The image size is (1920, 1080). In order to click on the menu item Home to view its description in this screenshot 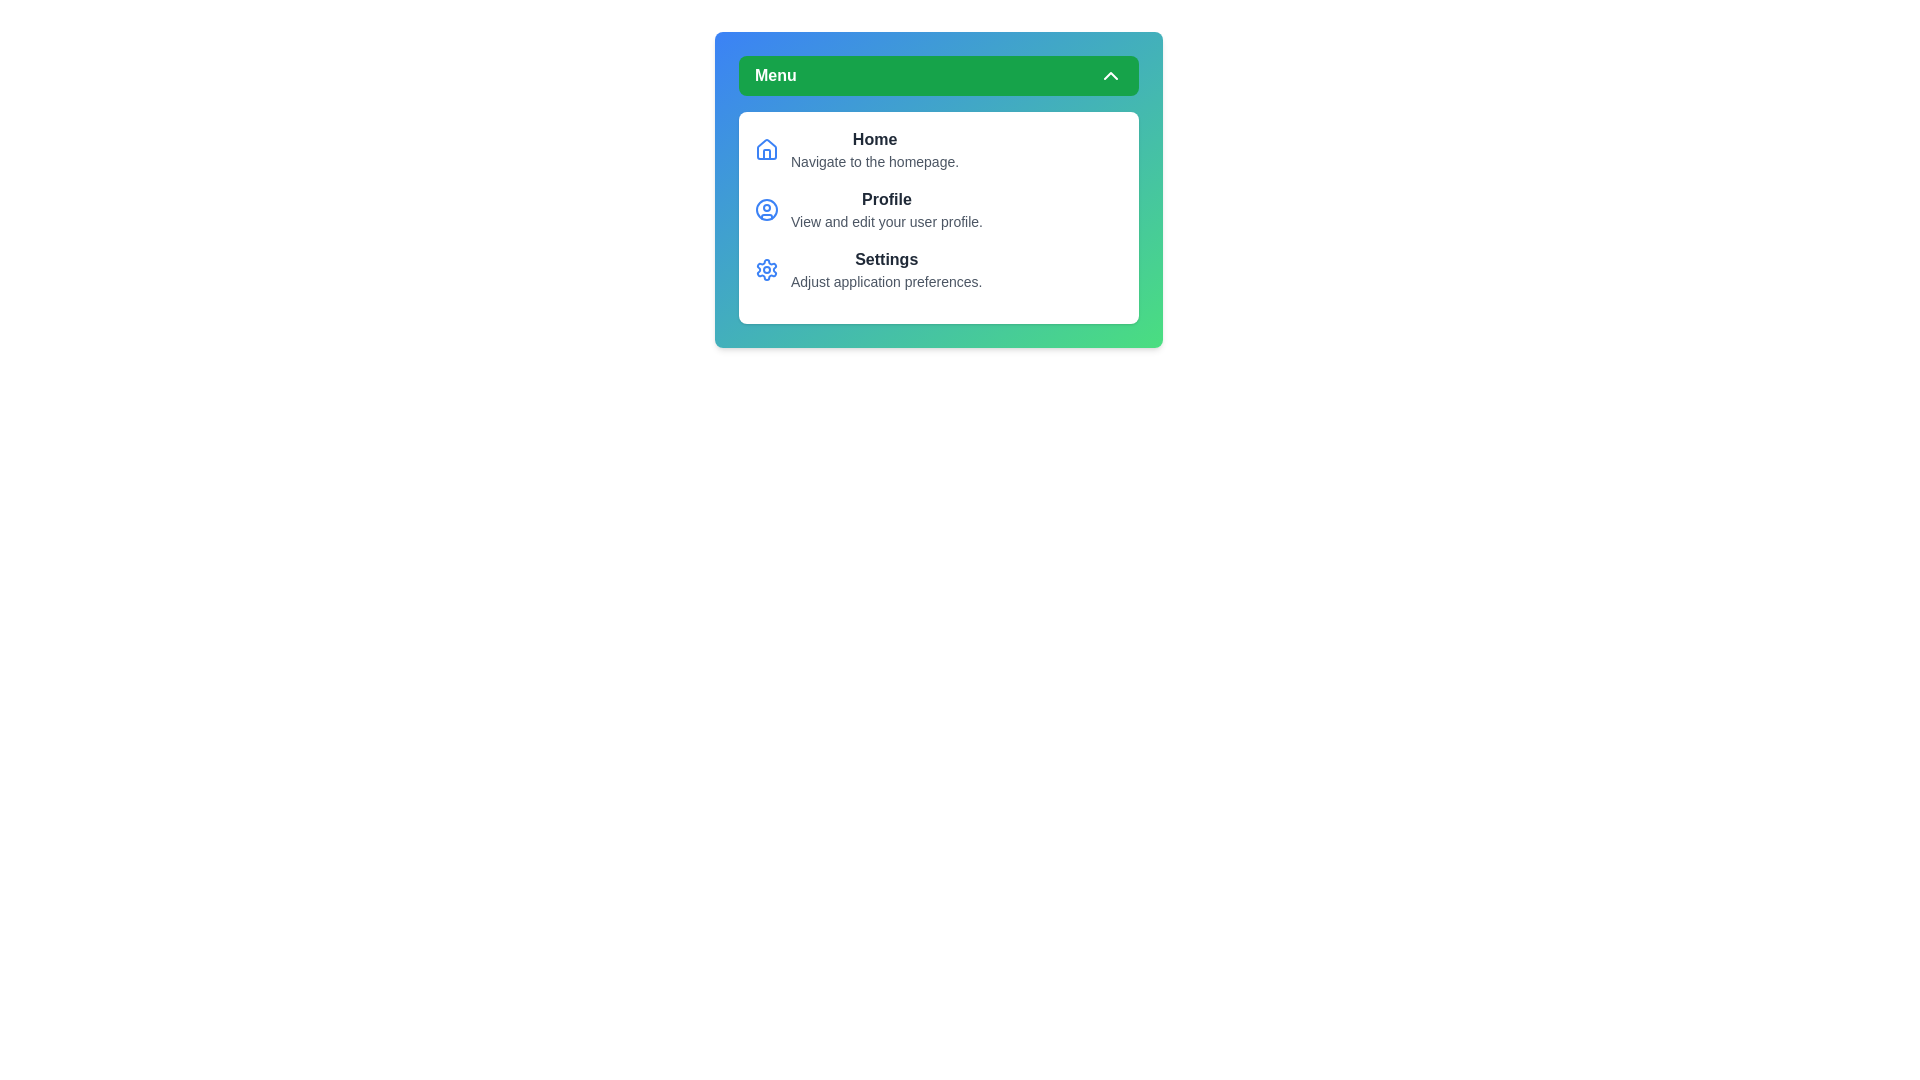, I will do `click(875, 138)`.